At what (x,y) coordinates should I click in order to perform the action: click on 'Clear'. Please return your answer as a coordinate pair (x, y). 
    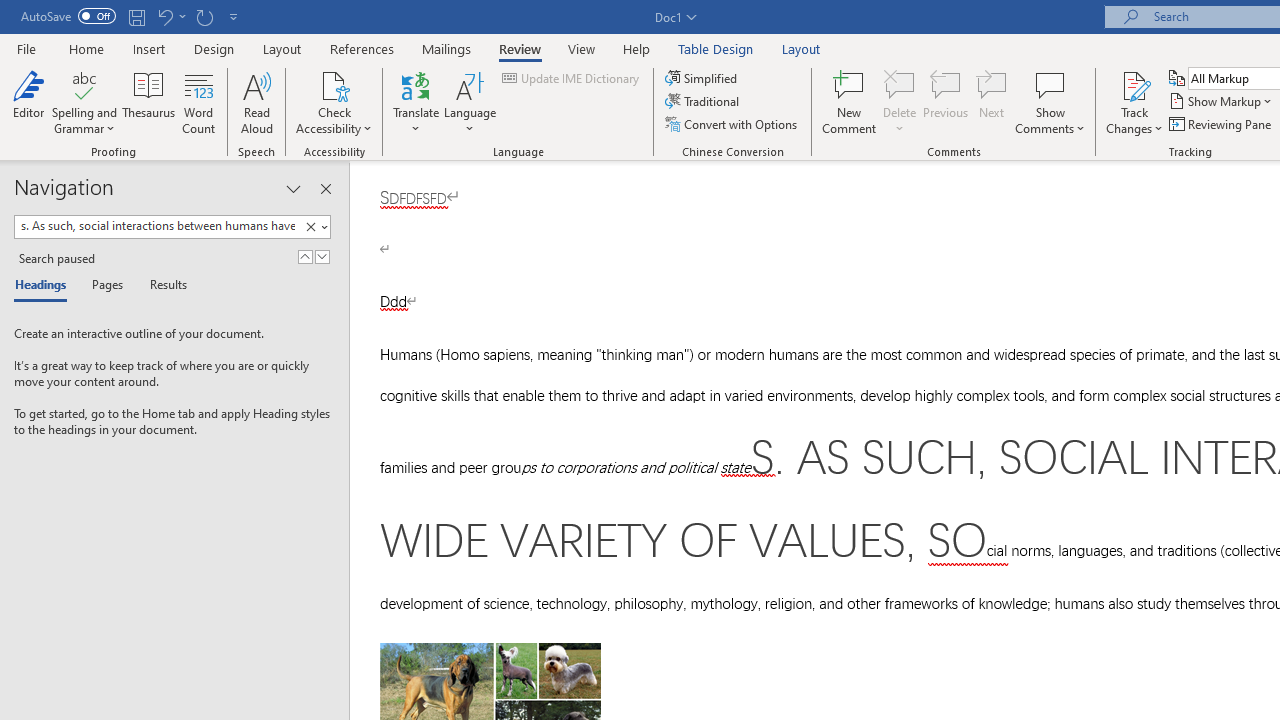
    Looking at the image, I should click on (310, 226).